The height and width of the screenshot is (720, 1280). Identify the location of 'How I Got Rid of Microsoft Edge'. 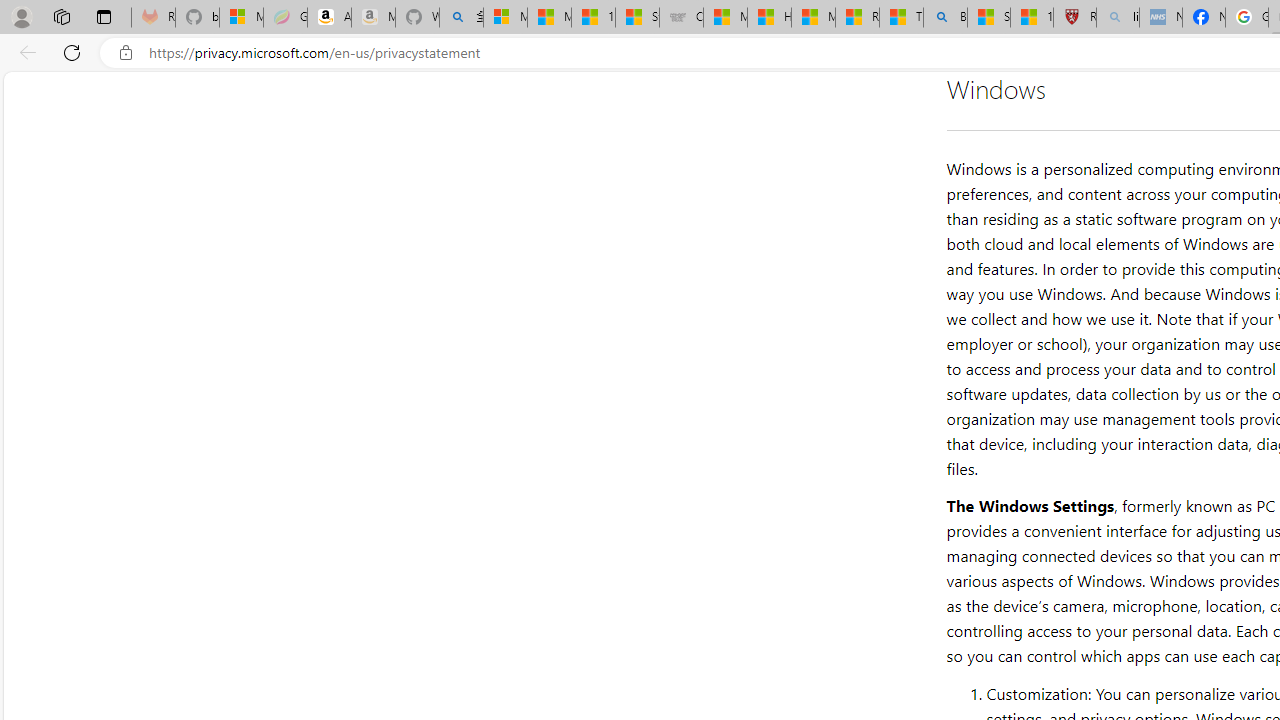
(768, 17).